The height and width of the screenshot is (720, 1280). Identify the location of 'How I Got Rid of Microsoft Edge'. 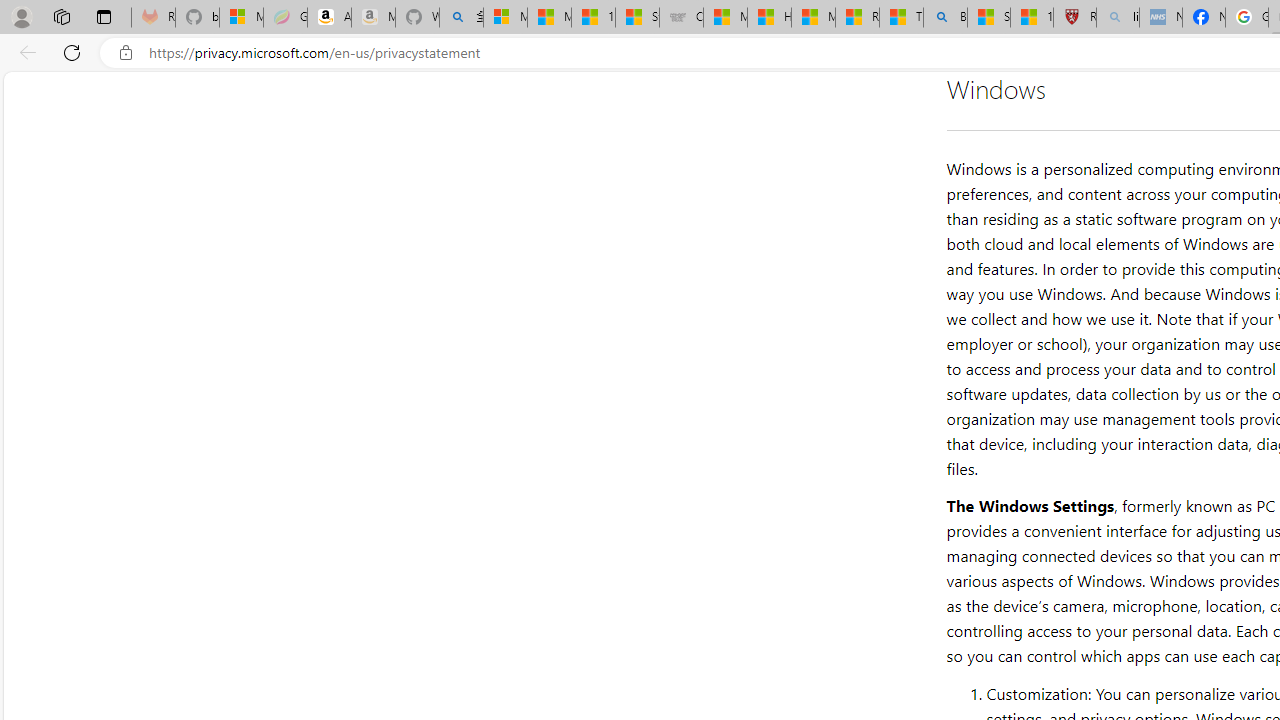
(768, 17).